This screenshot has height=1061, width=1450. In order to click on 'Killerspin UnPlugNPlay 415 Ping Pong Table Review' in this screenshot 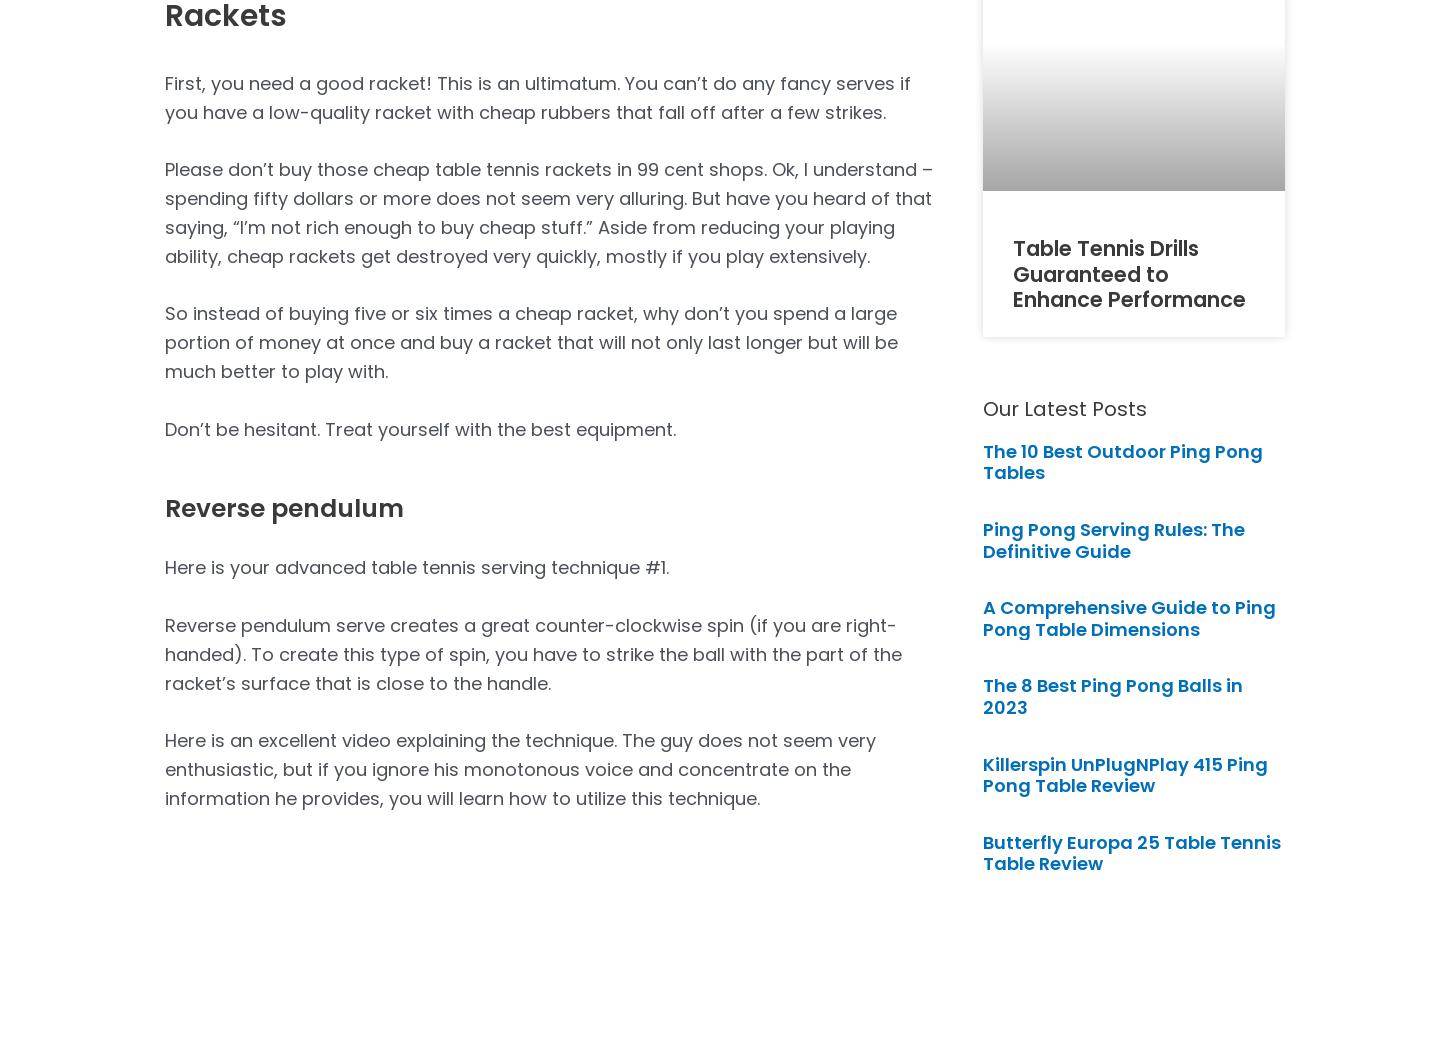, I will do `click(1124, 774)`.